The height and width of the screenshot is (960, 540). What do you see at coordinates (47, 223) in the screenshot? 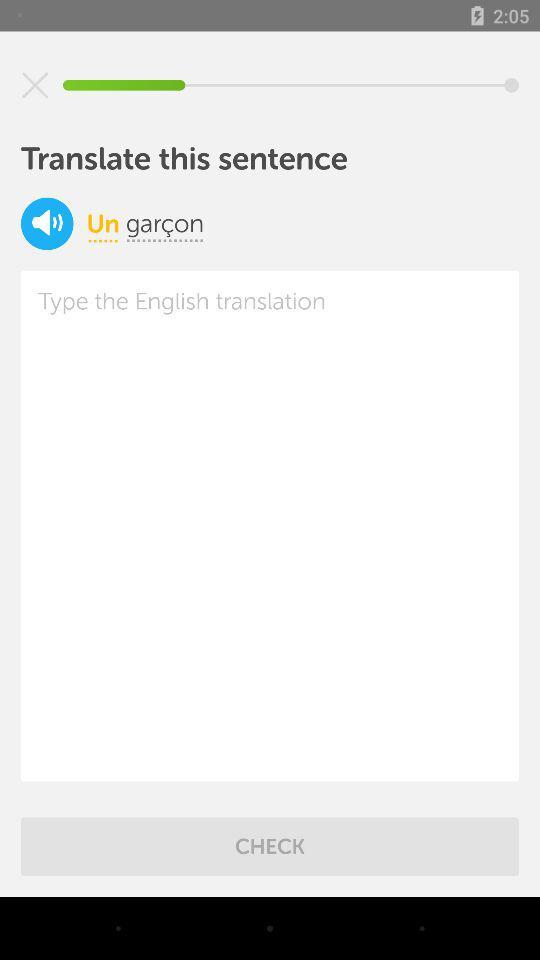
I see `sound` at bounding box center [47, 223].